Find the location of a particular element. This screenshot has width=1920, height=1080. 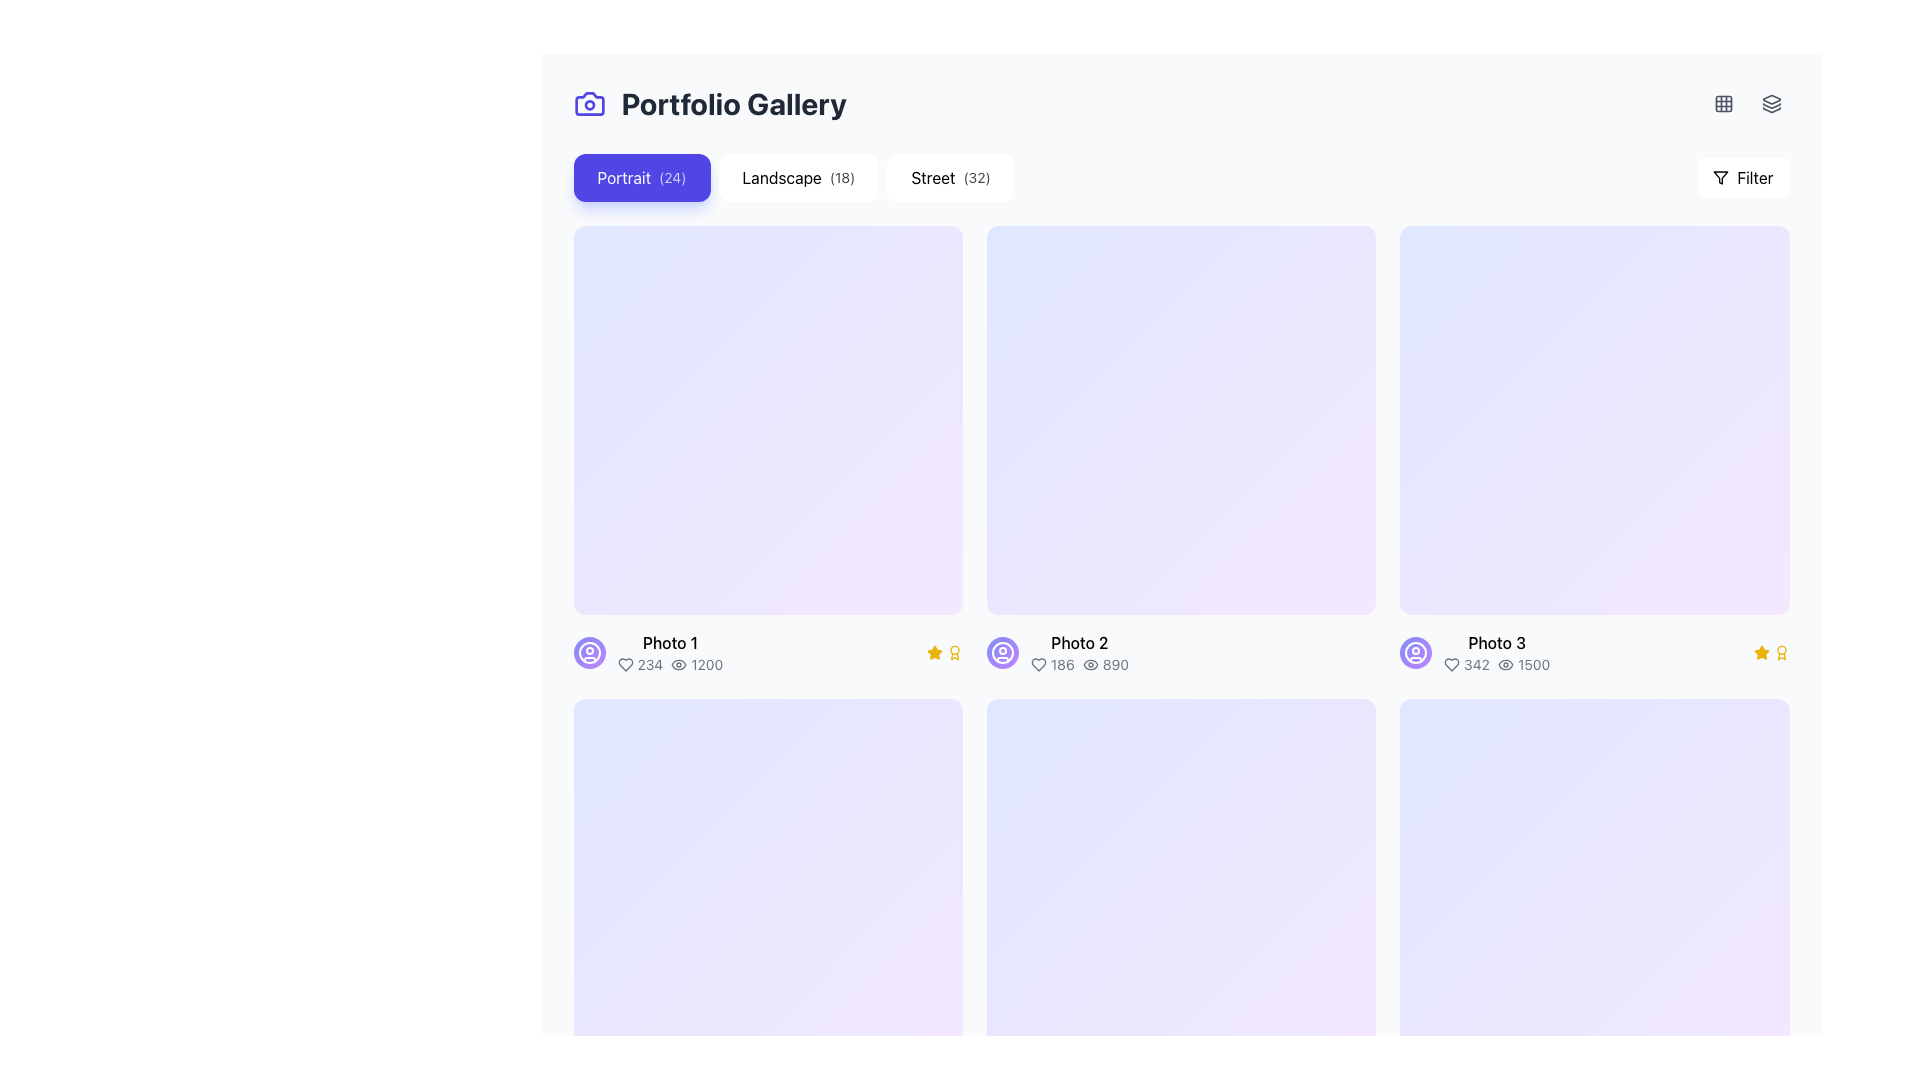

the 'Portfolio Gallery' title with icon, which serves as the header for the section, located at the top-left of the interface is located at coordinates (710, 104).